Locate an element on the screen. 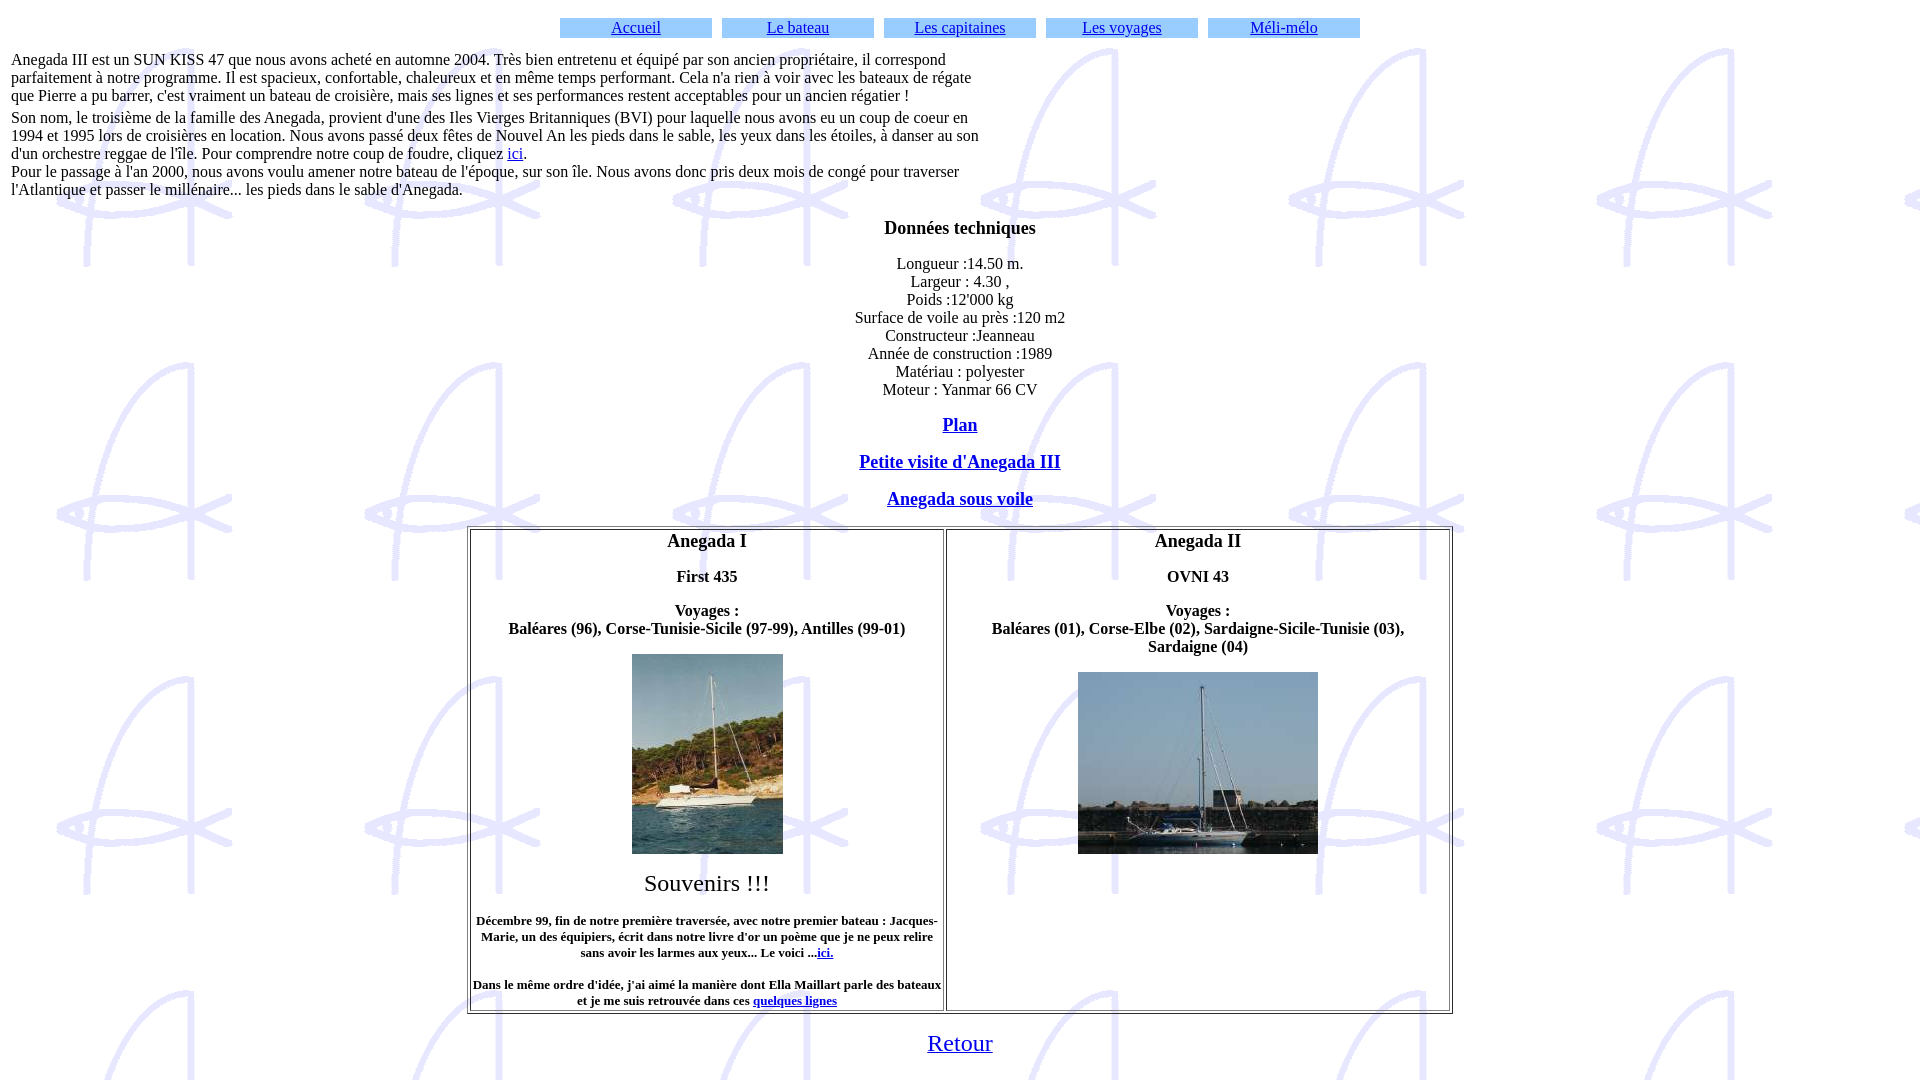  'Retour' is located at coordinates (925, 1044).